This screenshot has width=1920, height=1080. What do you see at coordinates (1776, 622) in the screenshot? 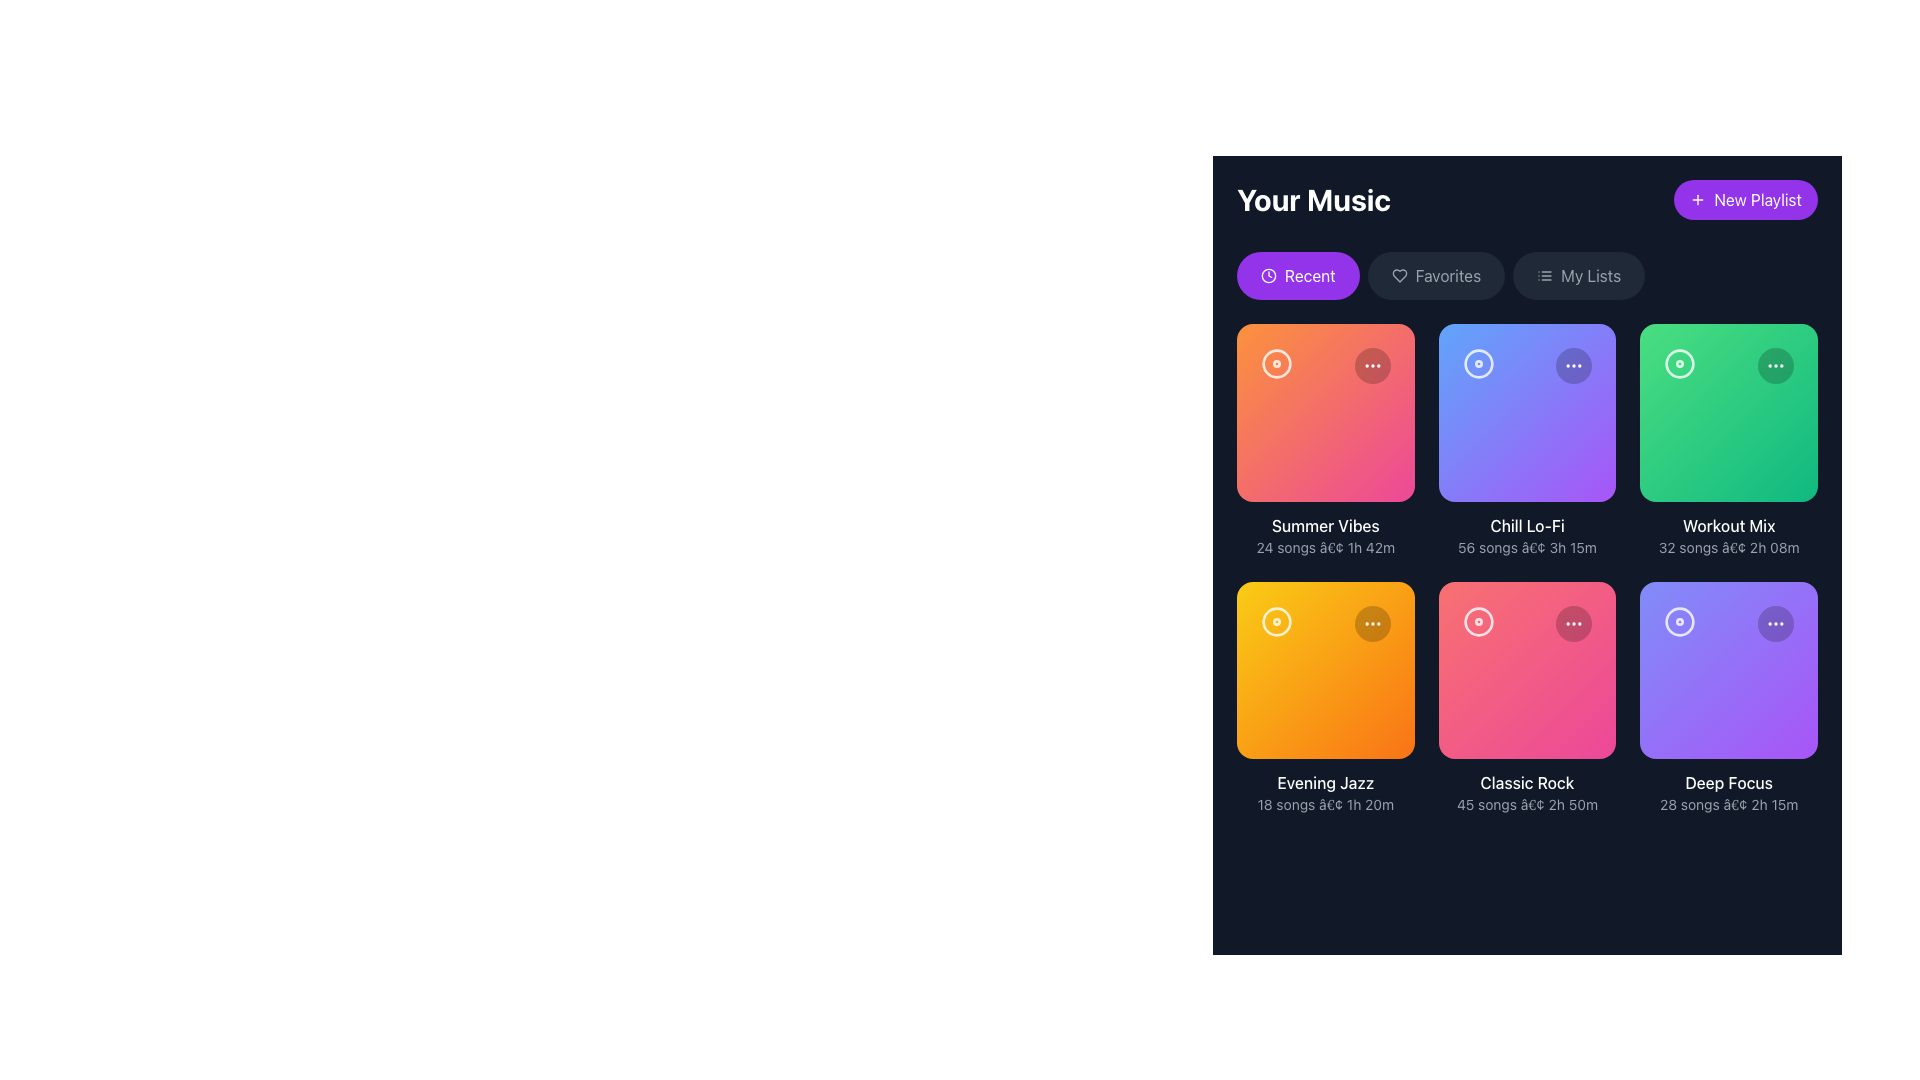
I see `the Ellipsis icon, which is represented by three small circular dots arranged in a horizontal line, located at the top-right corner of the 'Deep Focus' card in the music playlists layout` at bounding box center [1776, 622].